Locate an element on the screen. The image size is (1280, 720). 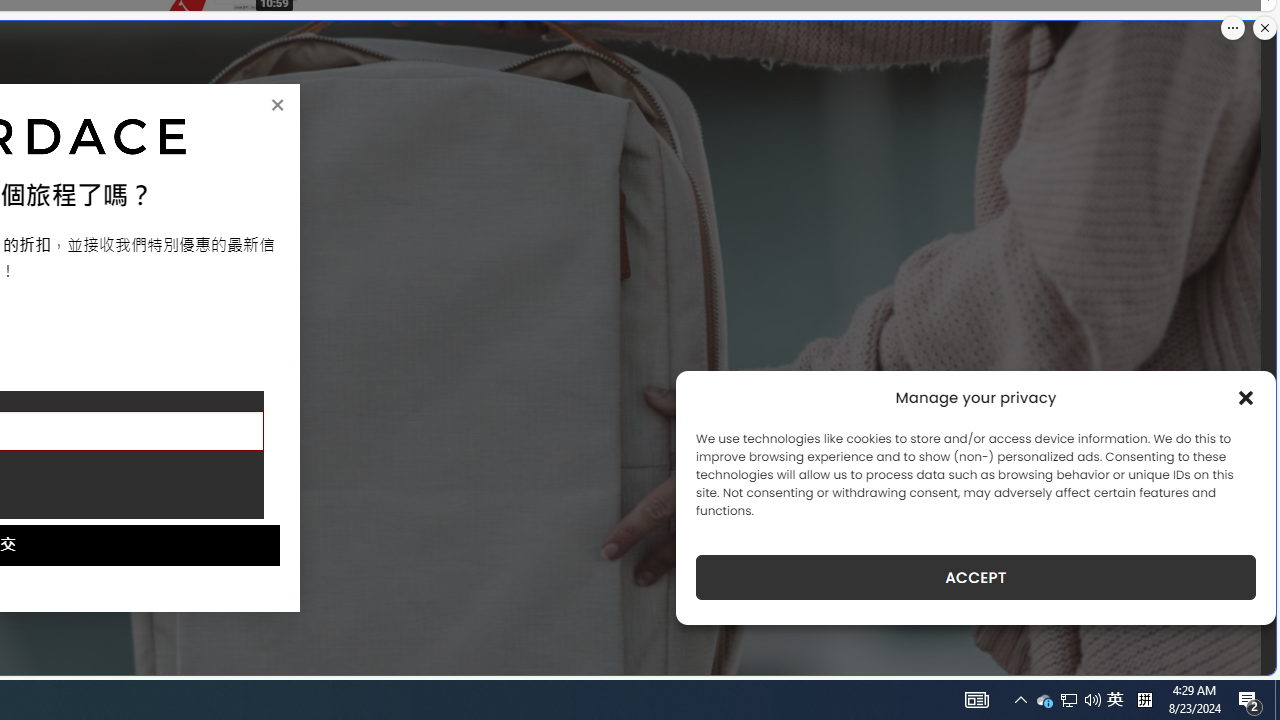
'Class: cmplz-close' is located at coordinates (1245, 398).